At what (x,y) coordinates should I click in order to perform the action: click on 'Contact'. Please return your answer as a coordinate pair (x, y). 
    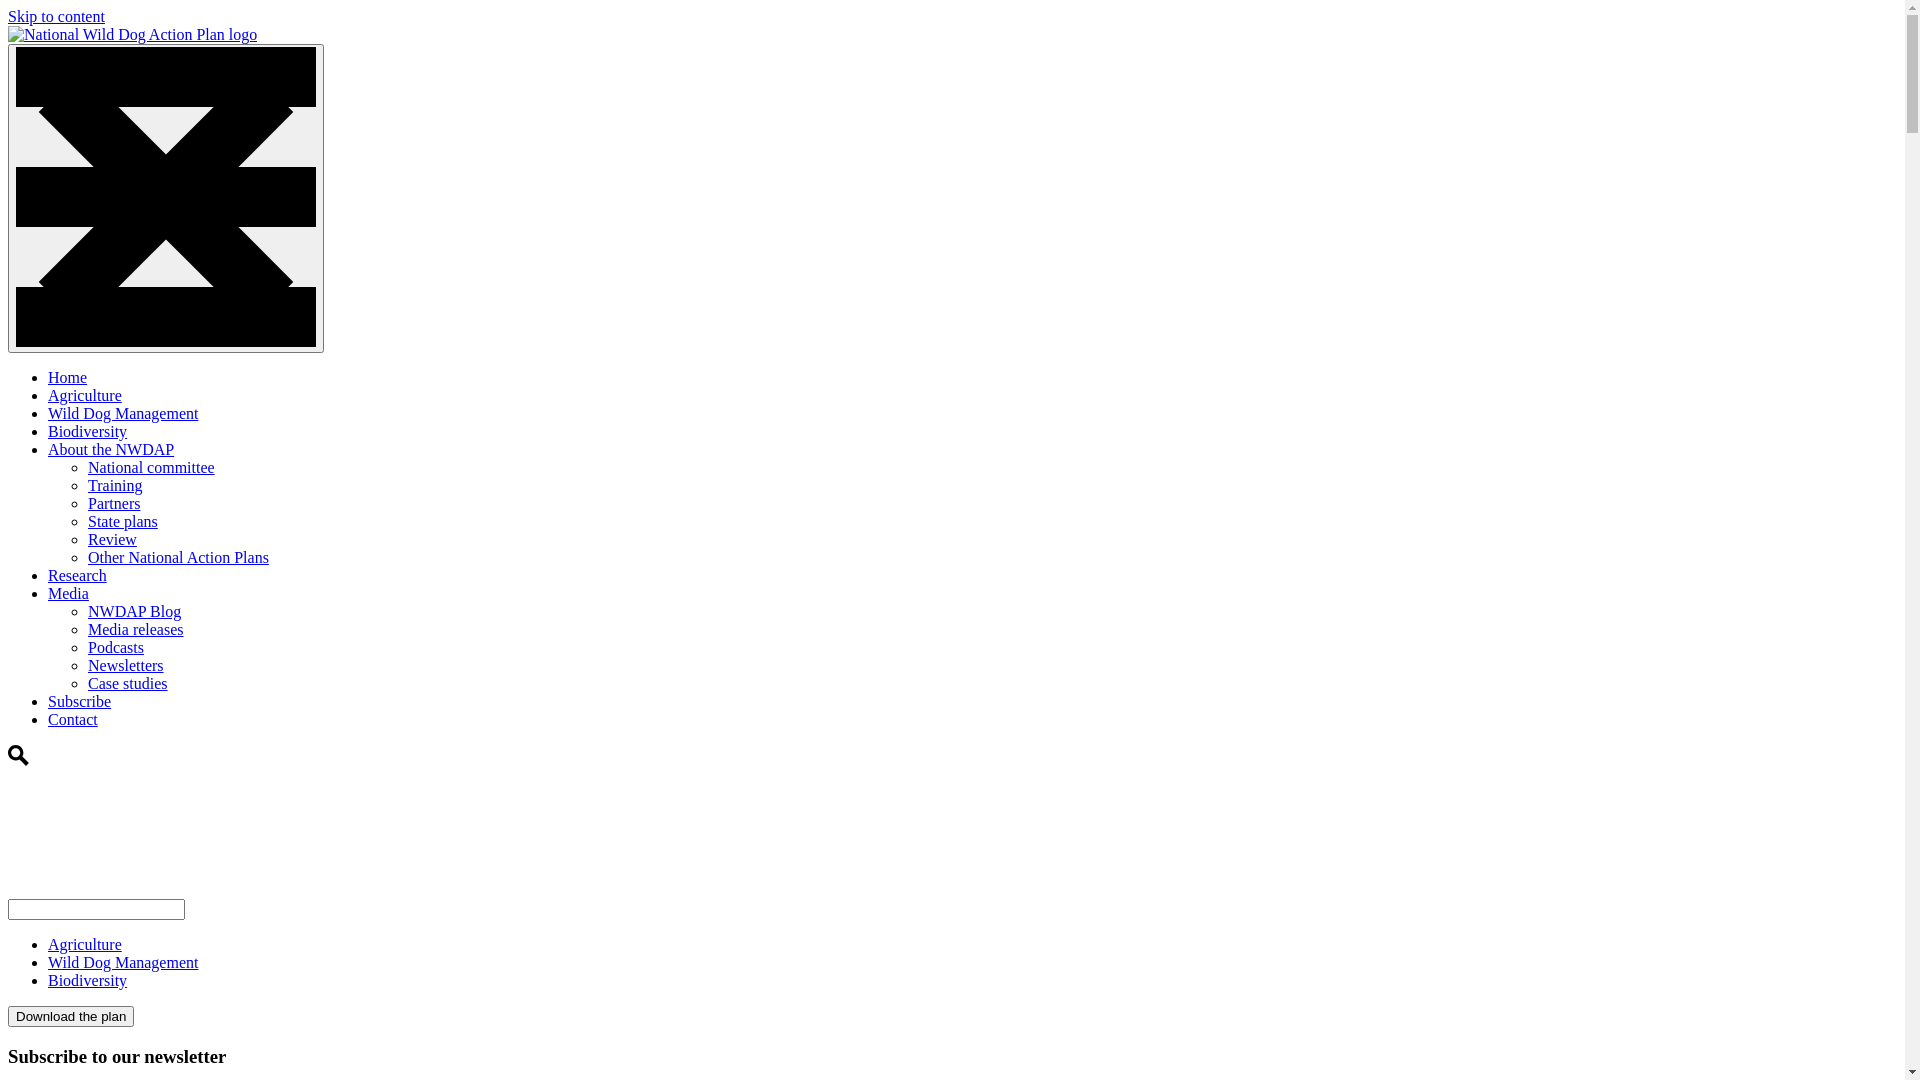
    Looking at the image, I should click on (72, 718).